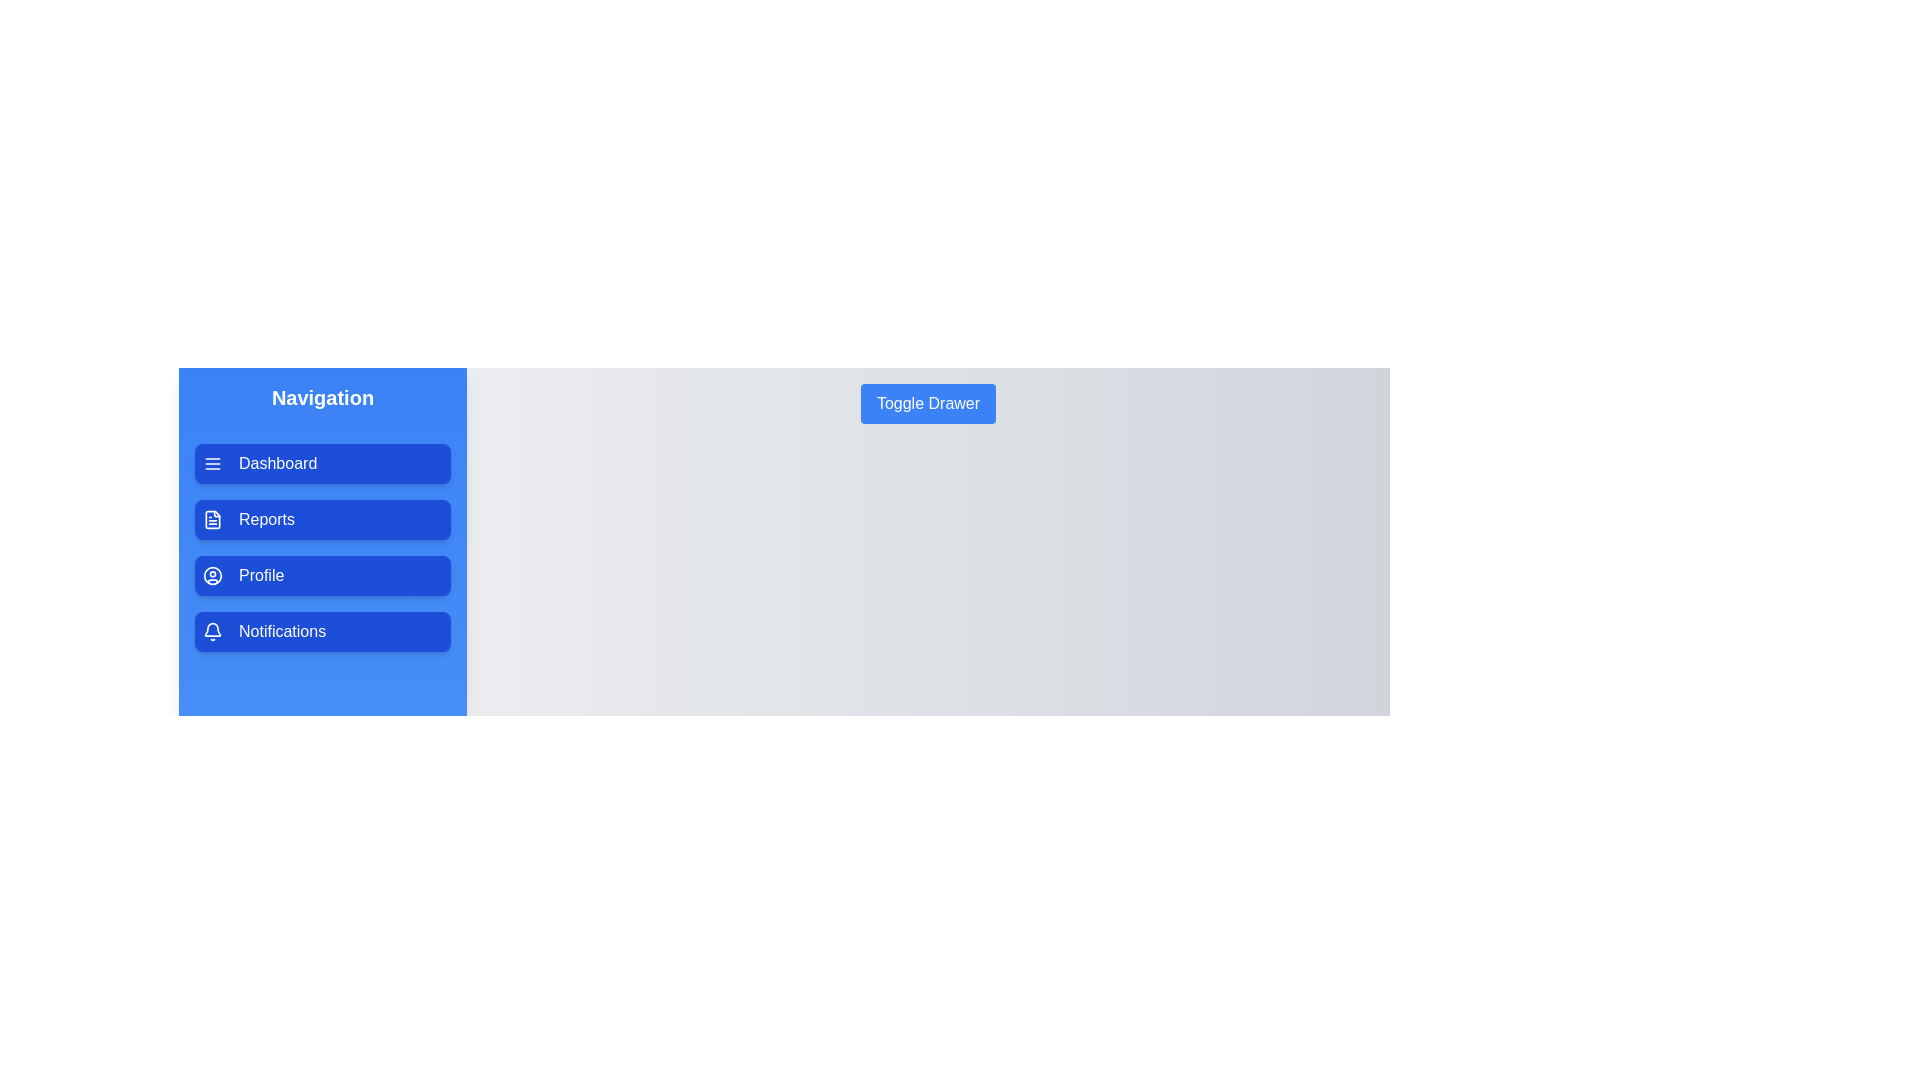  Describe the element at coordinates (322, 632) in the screenshot. I see `the menu item Notifications to observe its hover effect` at that location.